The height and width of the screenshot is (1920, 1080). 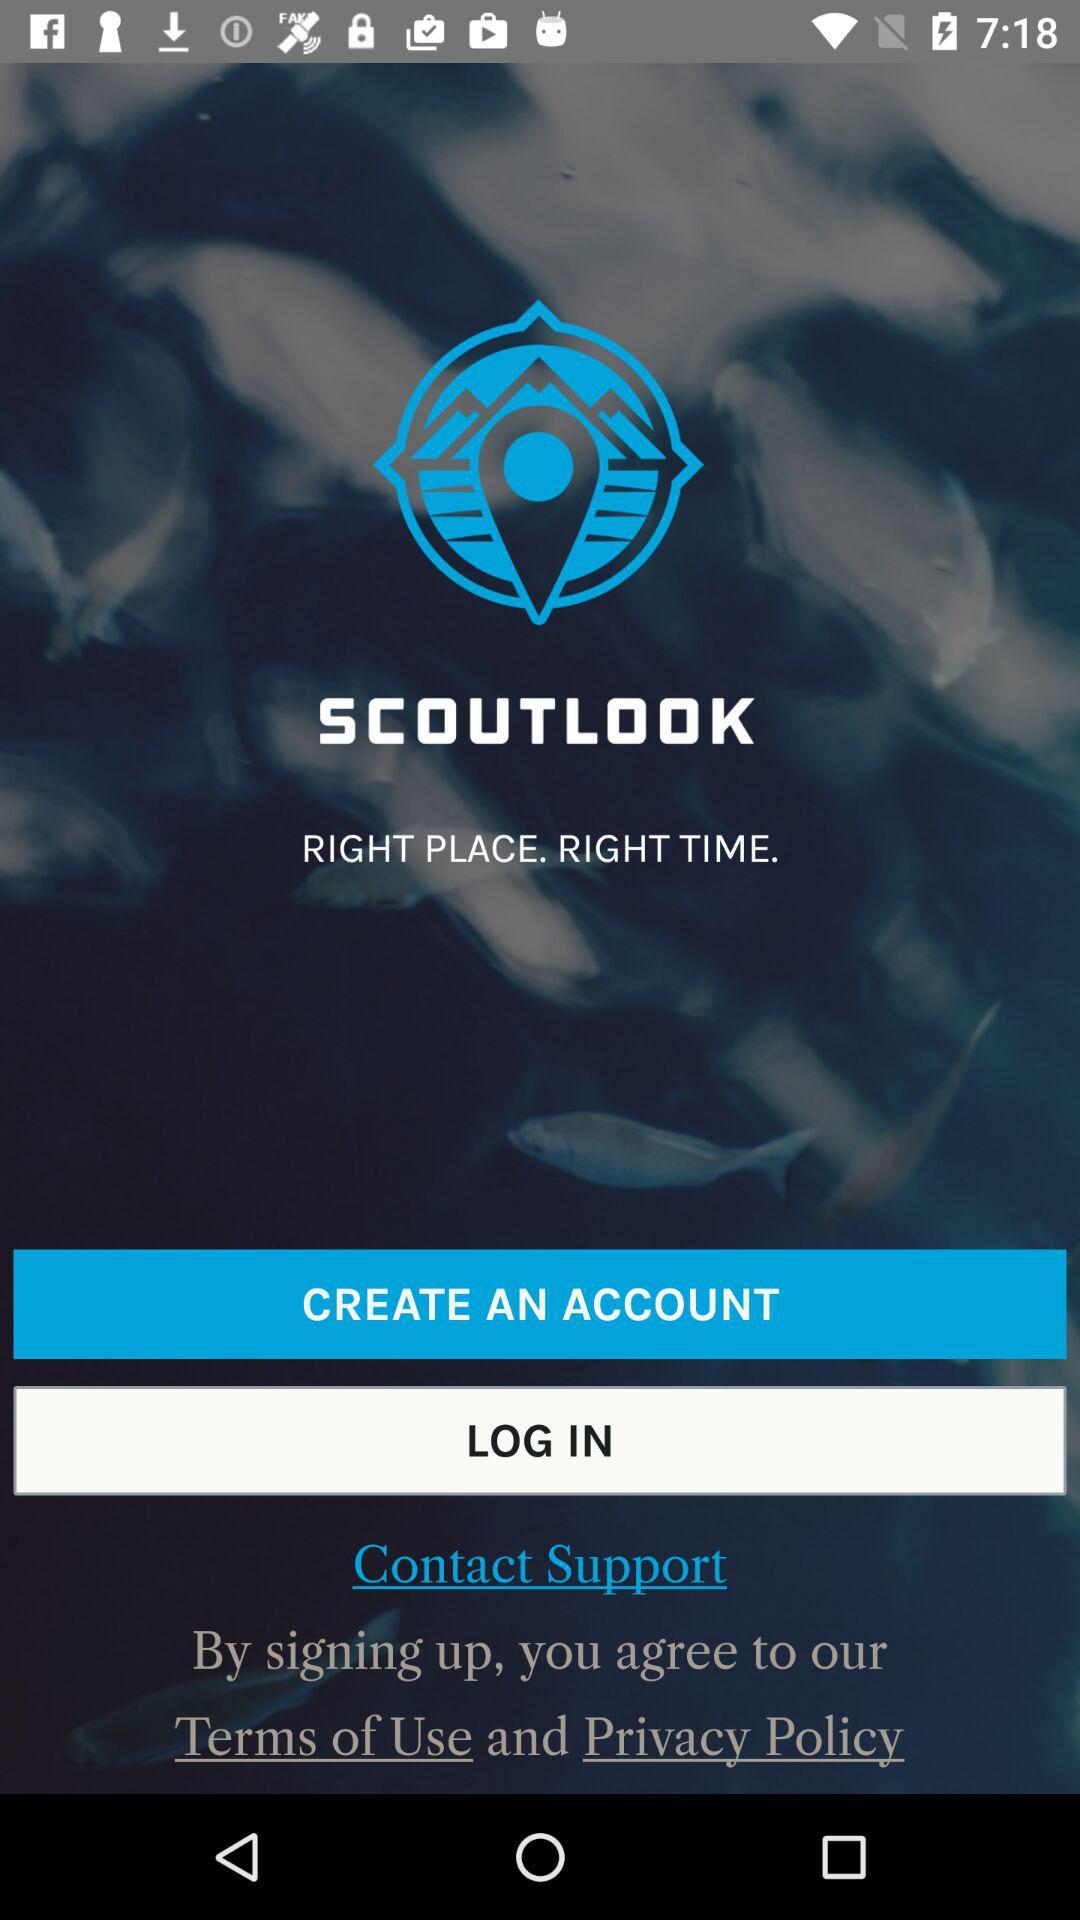 What do you see at coordinates (323, 1736) in the screenshot?
I see `the terms of use` at bounding box center [323, 1736].